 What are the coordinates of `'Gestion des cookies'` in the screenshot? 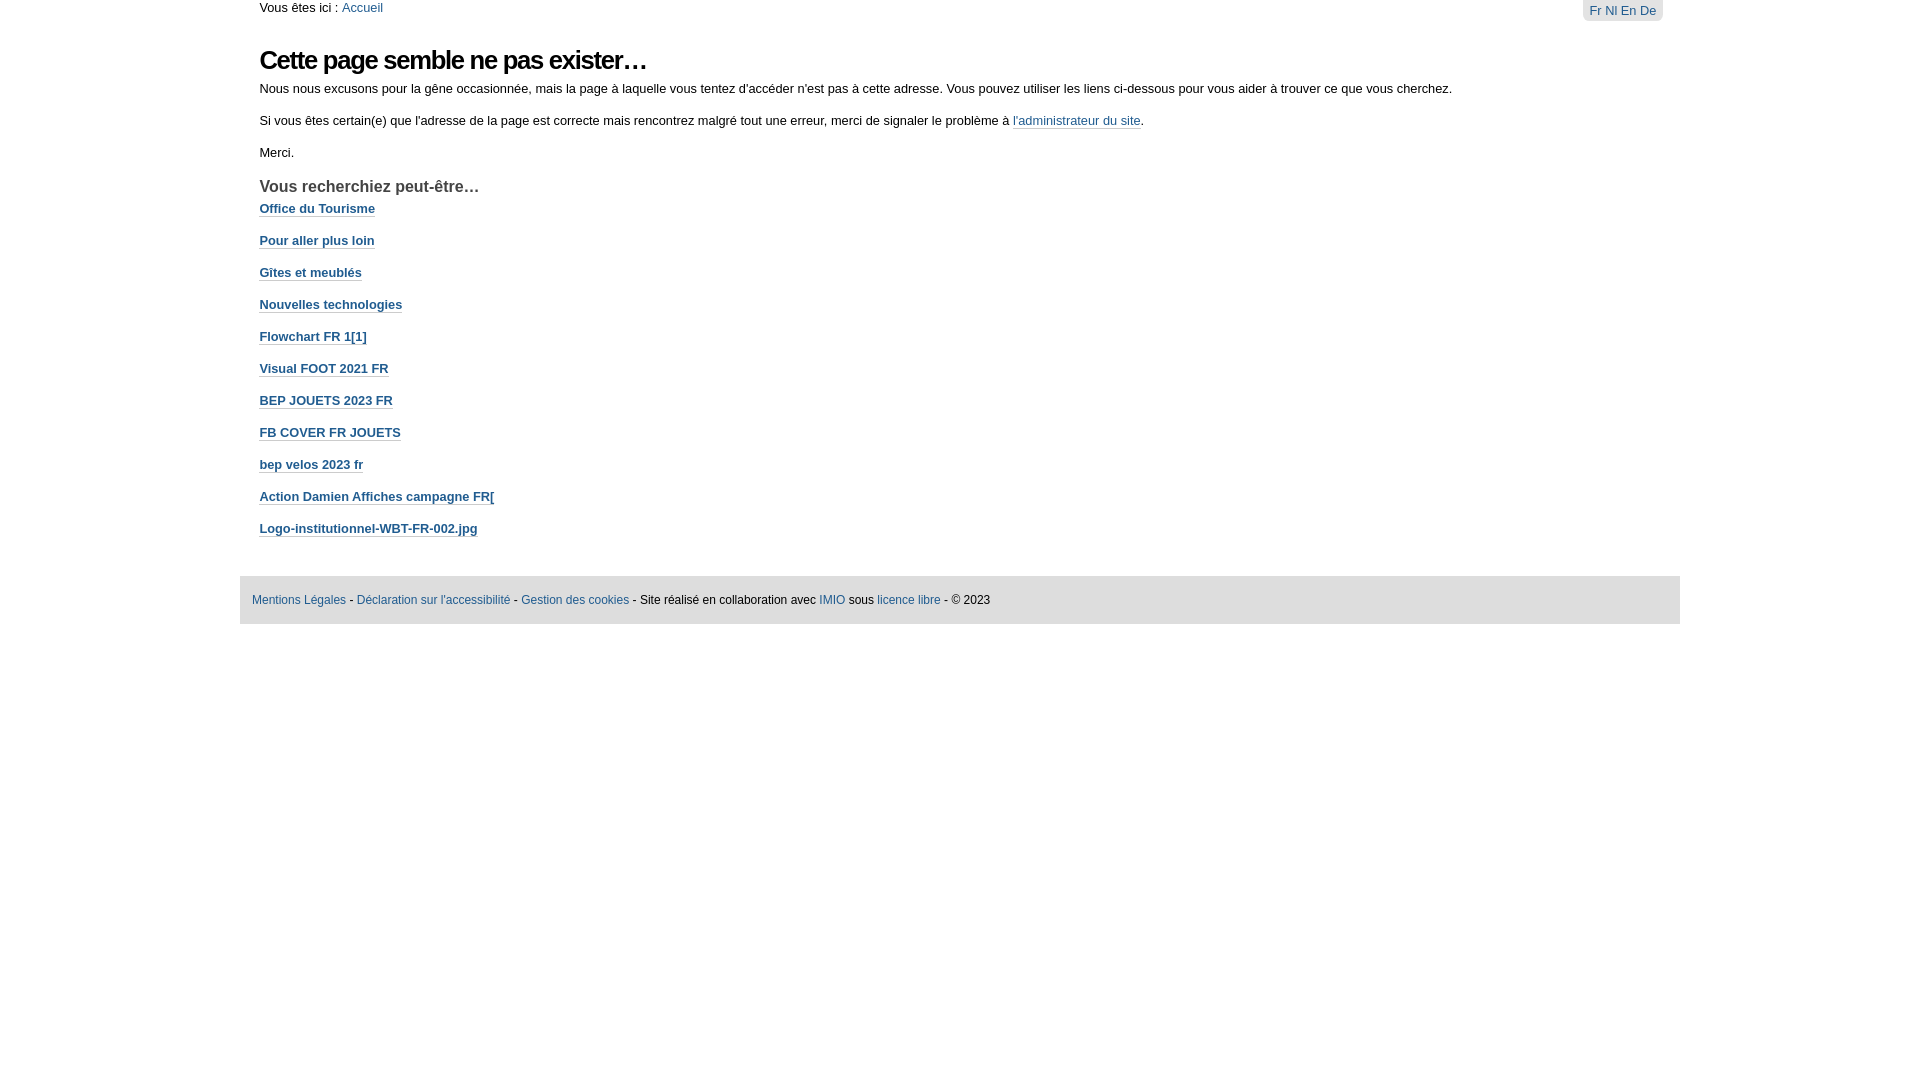 It's located at (574, 599).